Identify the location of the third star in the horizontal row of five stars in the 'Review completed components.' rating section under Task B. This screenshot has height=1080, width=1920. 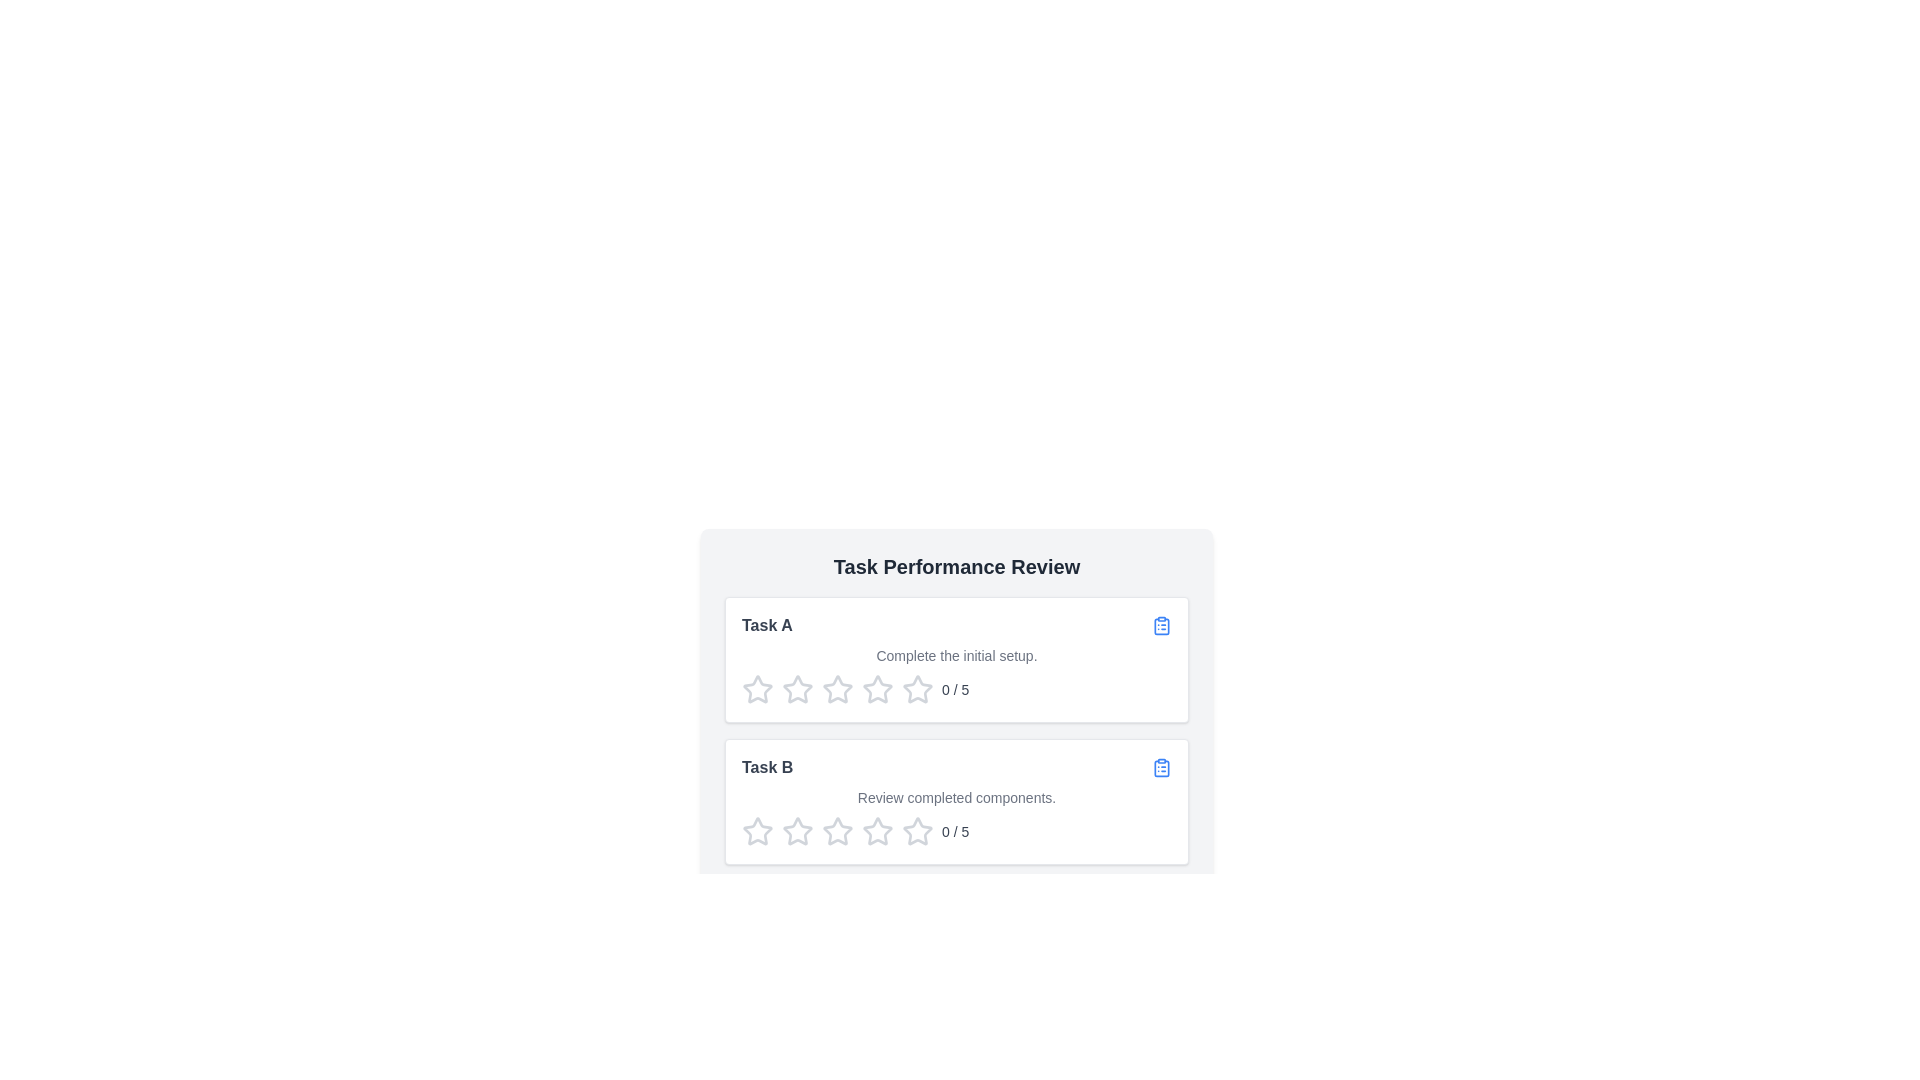
(796, 832).